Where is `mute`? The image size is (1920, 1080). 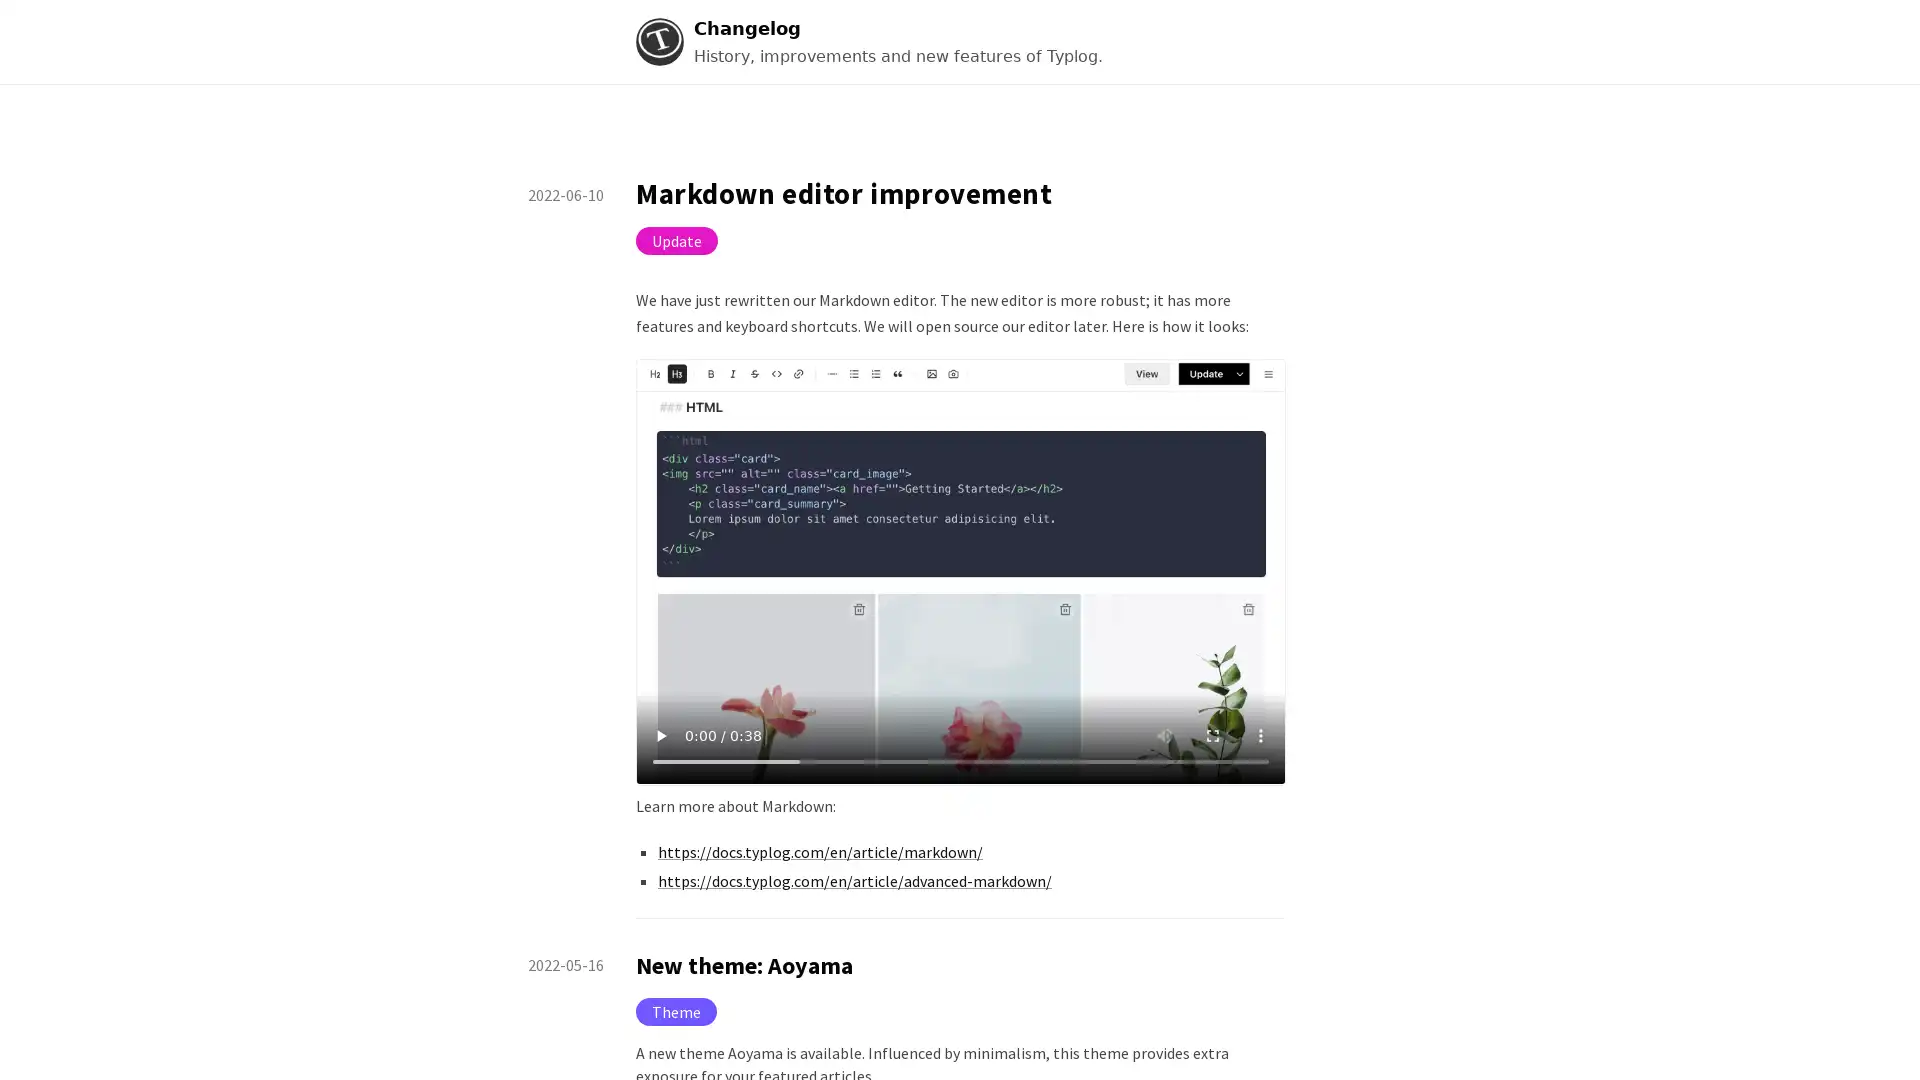
mute is located at coordinates (1165, 736).